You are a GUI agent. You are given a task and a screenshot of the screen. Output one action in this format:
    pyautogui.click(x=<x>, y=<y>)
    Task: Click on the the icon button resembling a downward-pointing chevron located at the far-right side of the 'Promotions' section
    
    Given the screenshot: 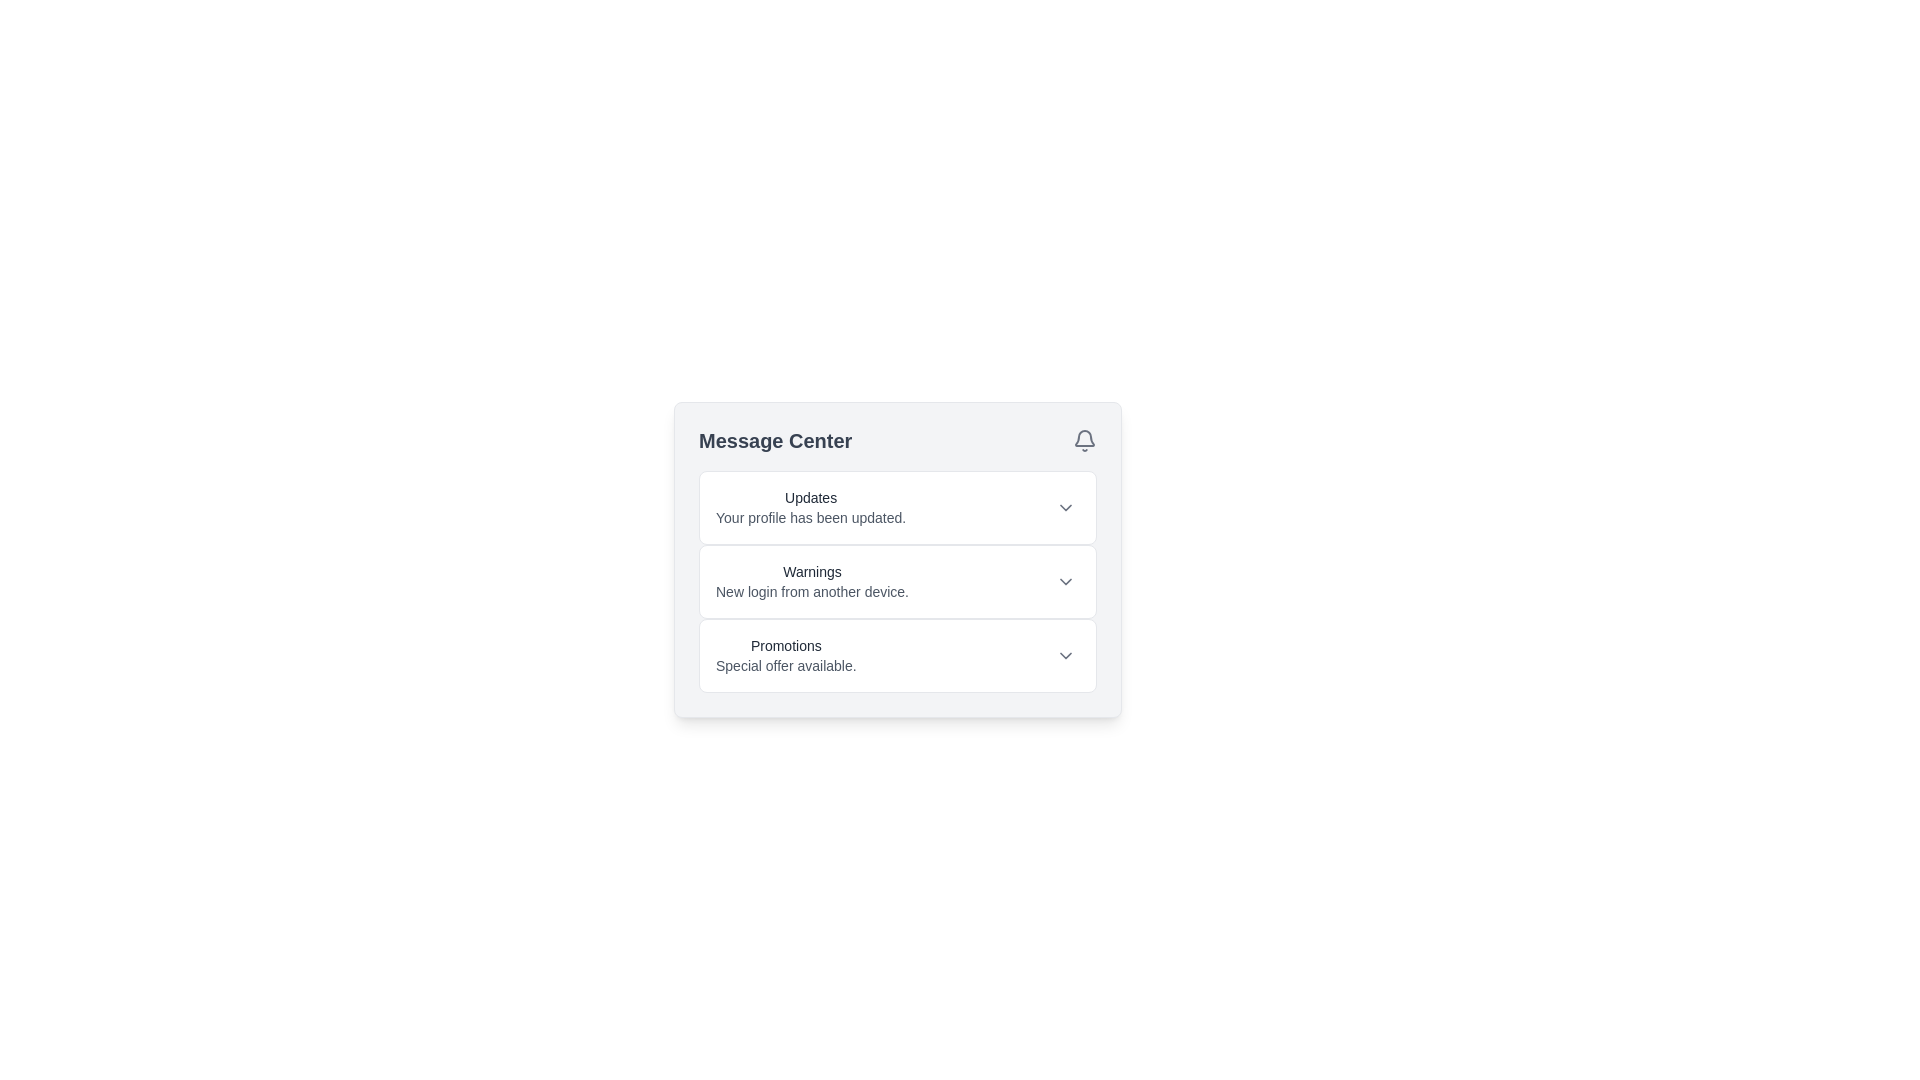 What is the action you would take?
    pyautogui.click(x=1064, y=655)
    